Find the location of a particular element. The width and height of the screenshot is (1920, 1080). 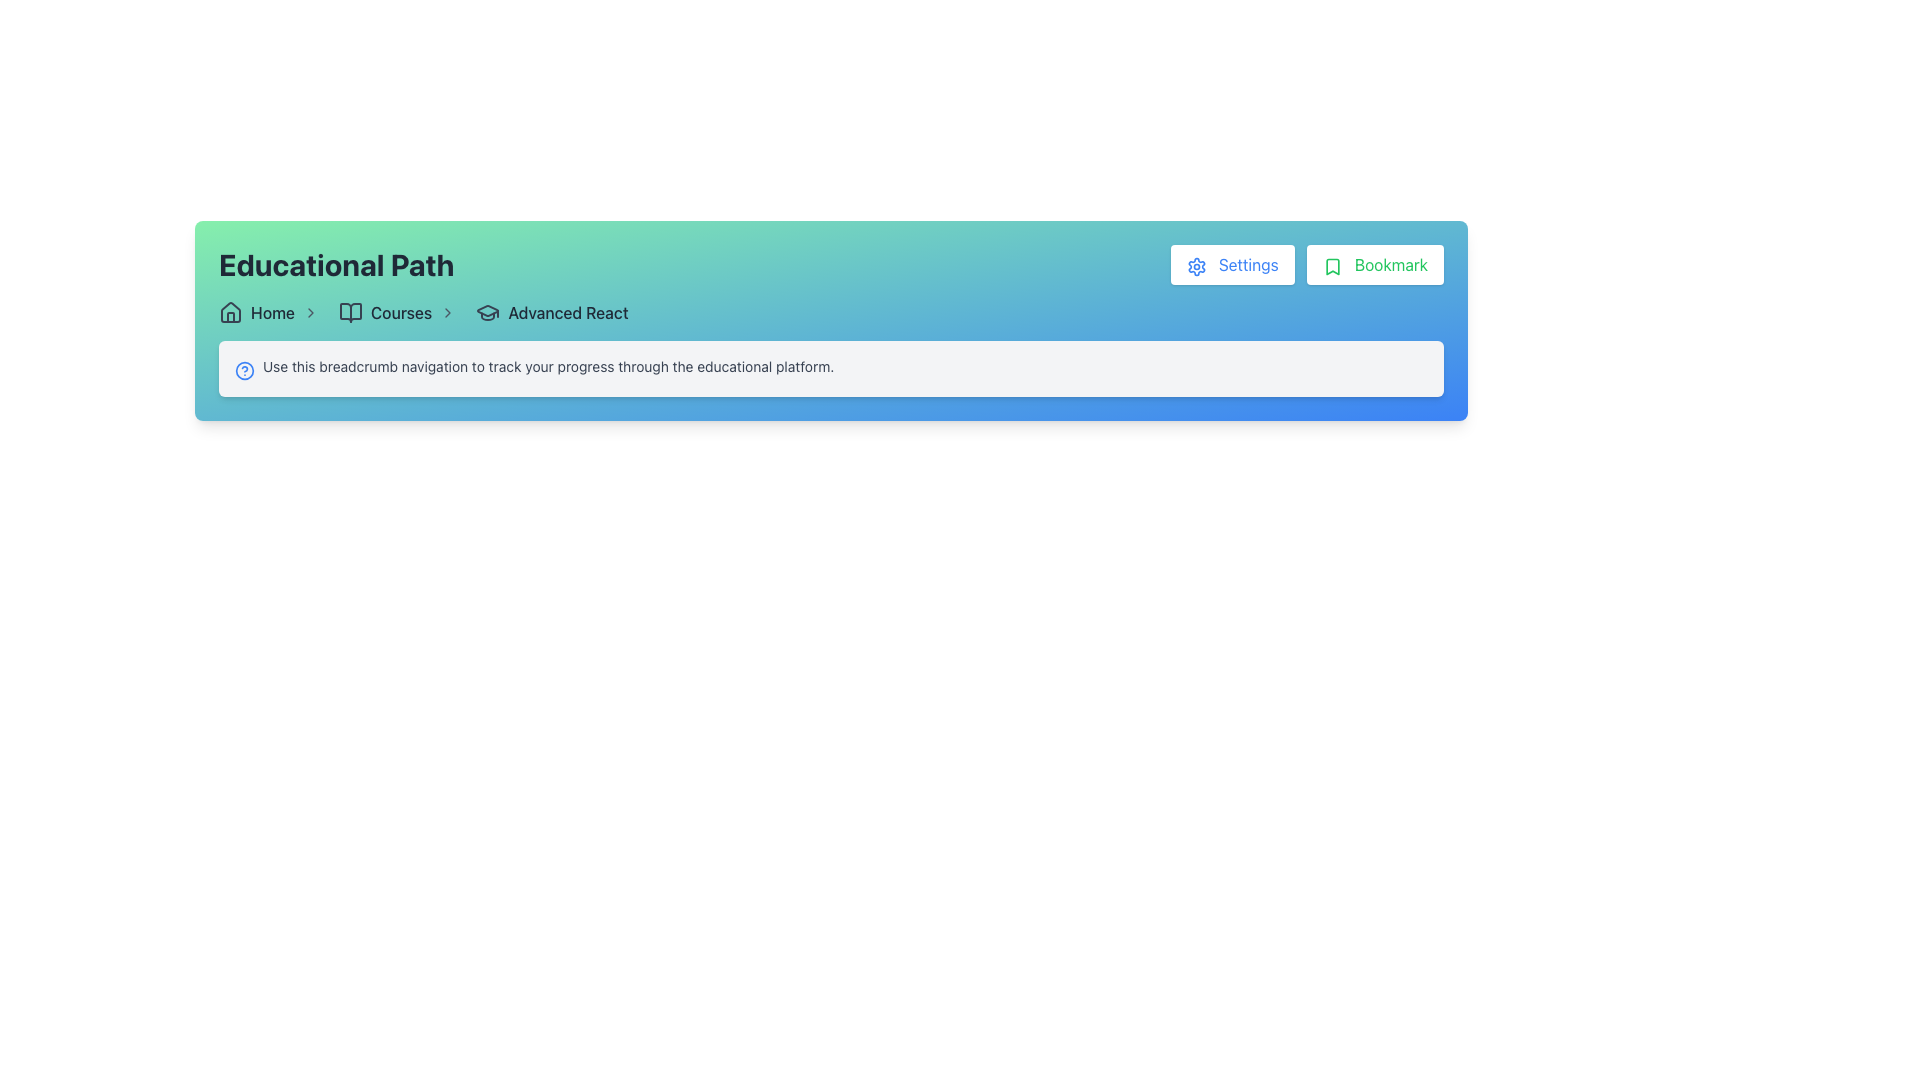

the small outlined house icon located in the breadcrumb navigation bar is located at coordinates (230, 312).